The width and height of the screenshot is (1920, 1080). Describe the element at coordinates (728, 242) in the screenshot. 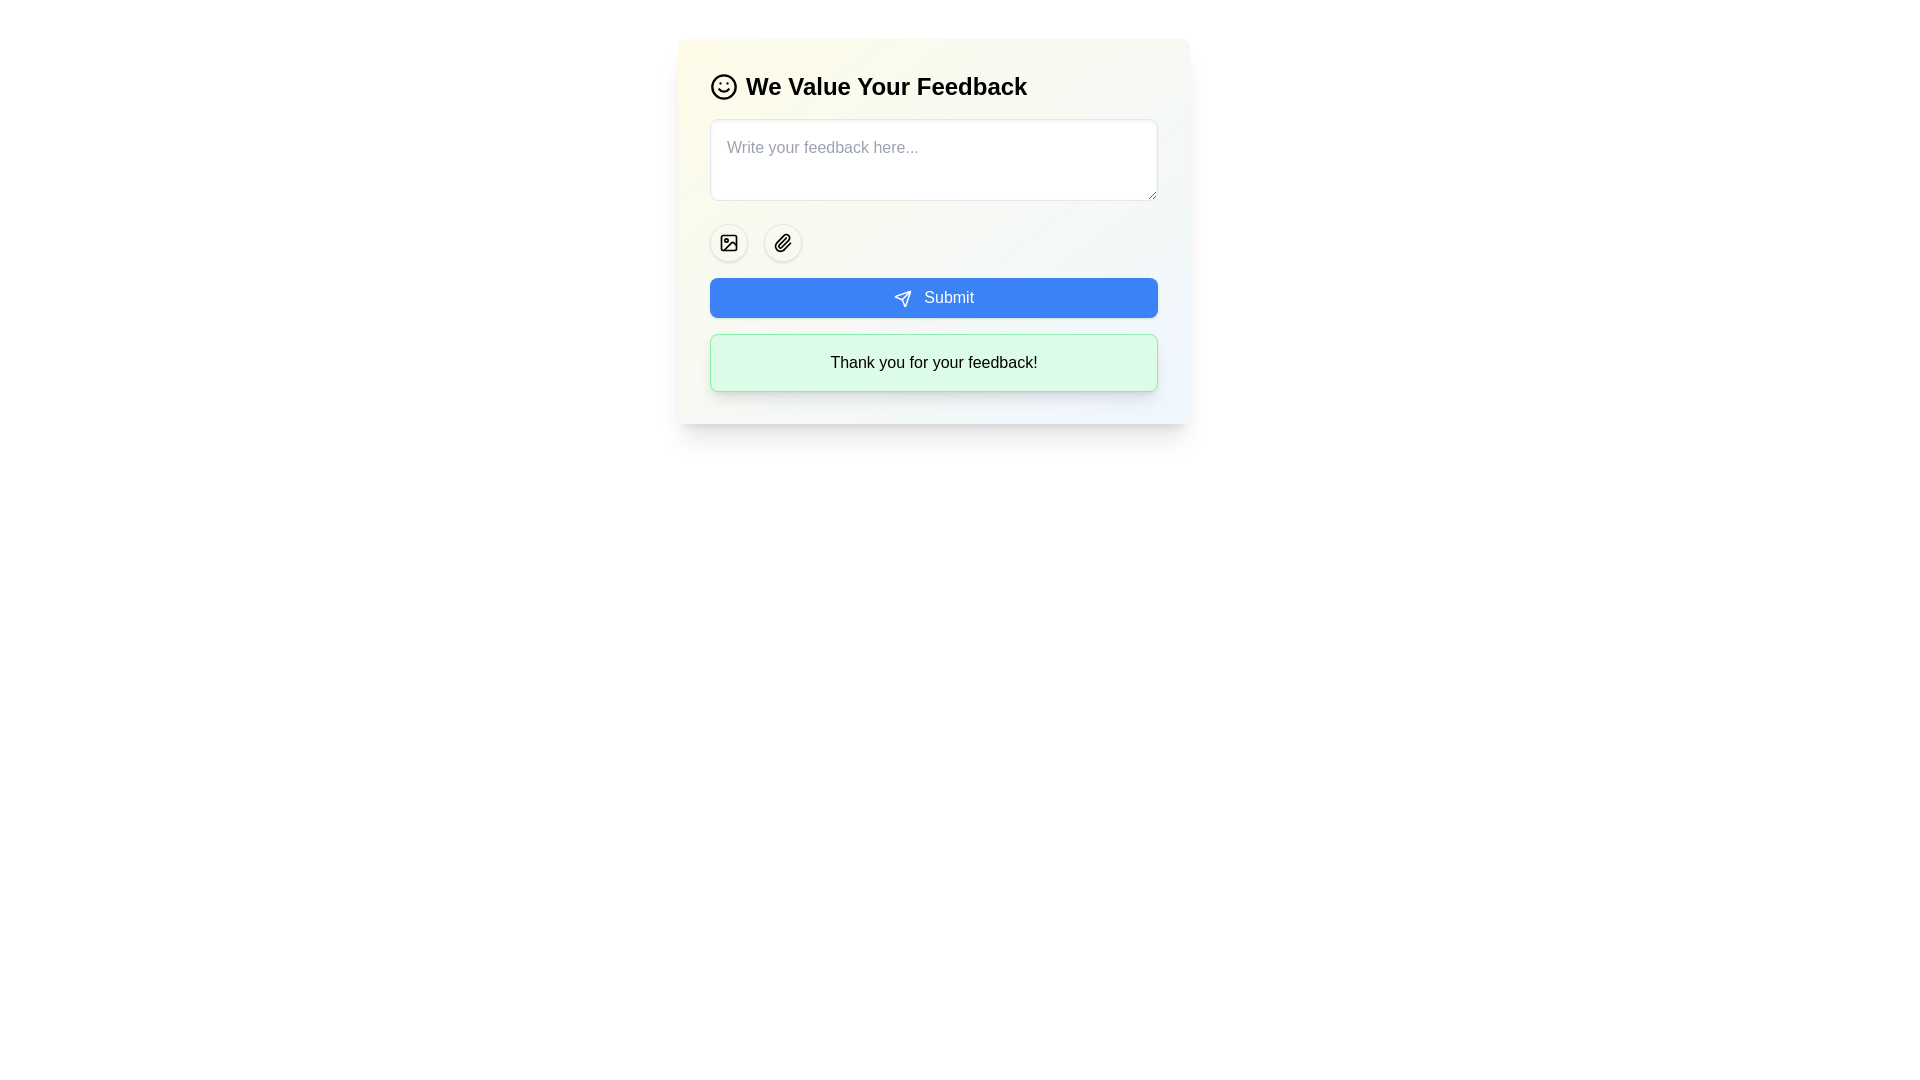

I see `the minimalist SVG rectangle with rounded corners, which represents an image placeholder and is positioned to the left of the text input field in the feedback form interface` at that location.